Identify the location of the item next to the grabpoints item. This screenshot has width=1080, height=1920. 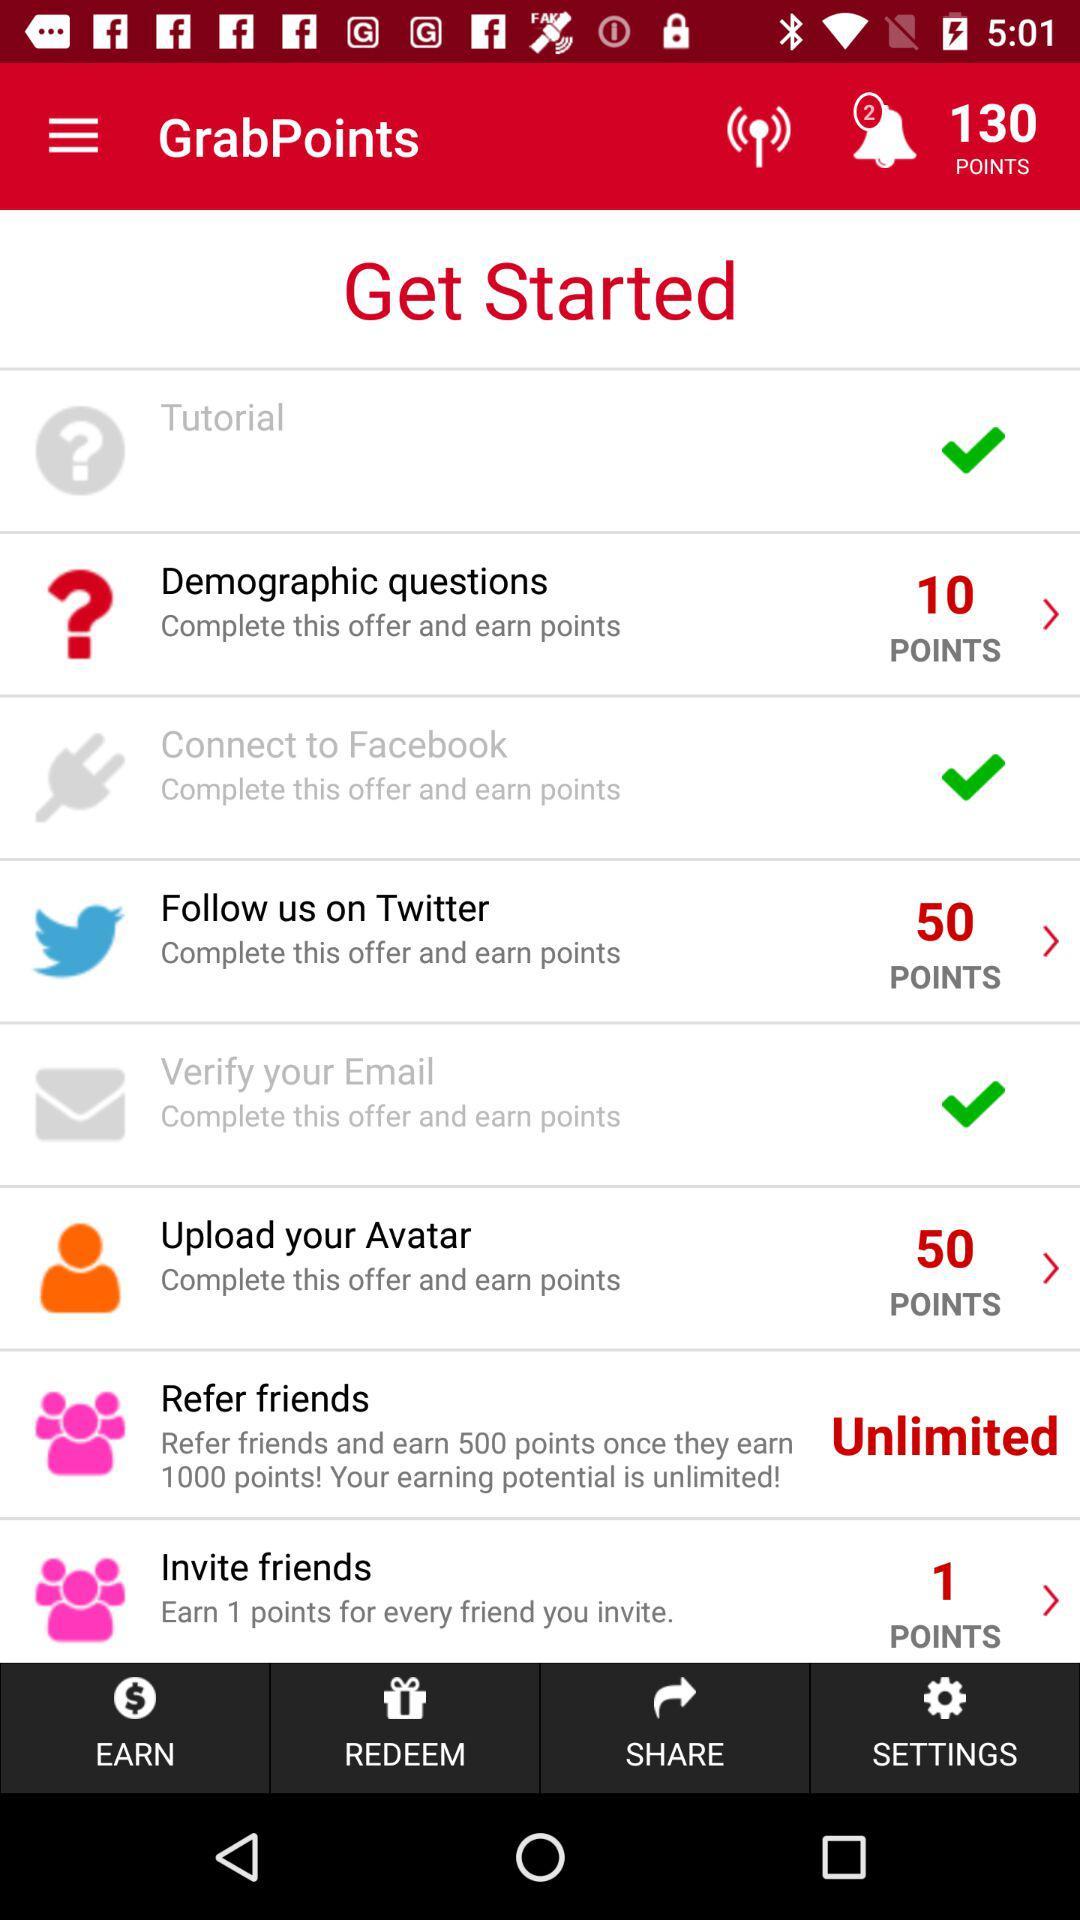
(72, 135).